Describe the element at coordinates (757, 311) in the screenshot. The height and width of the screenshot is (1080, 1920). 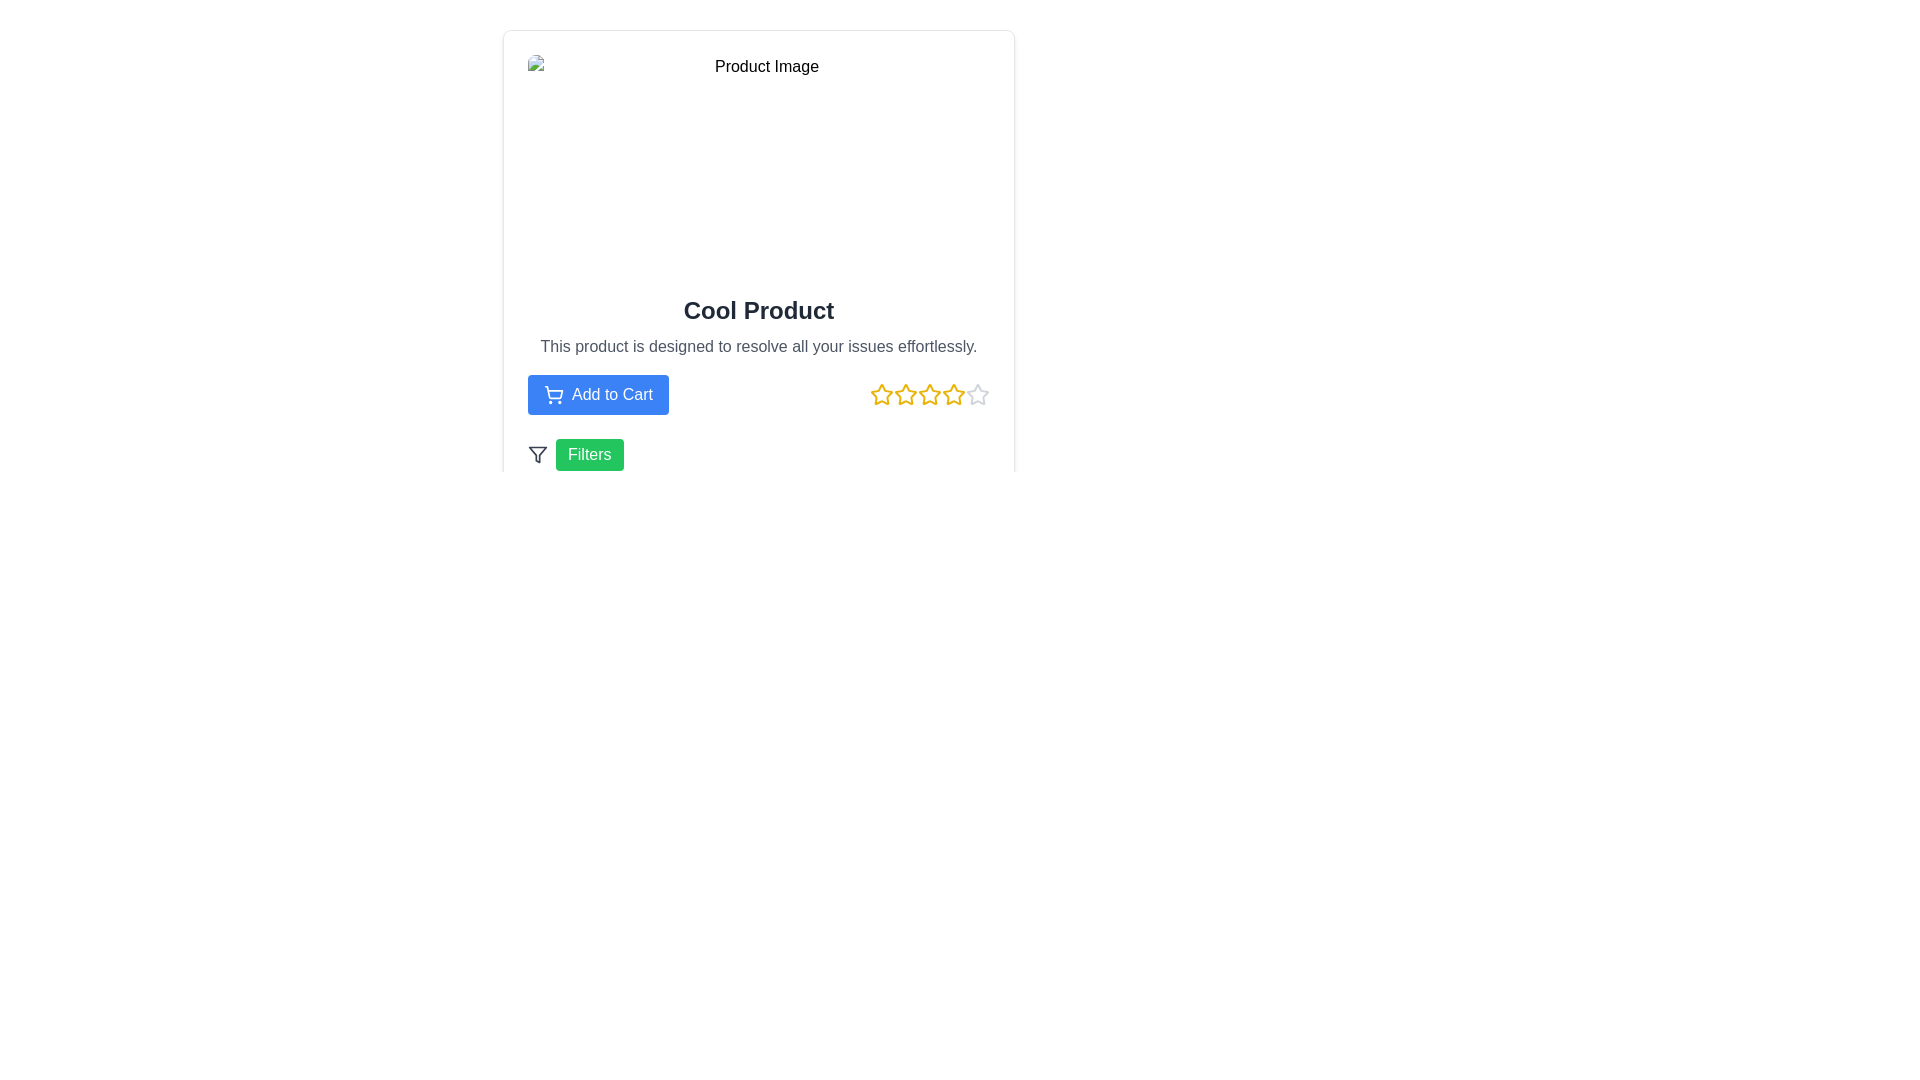
I see `the product title text label, which is centered below the product image and above the product description` at that location.